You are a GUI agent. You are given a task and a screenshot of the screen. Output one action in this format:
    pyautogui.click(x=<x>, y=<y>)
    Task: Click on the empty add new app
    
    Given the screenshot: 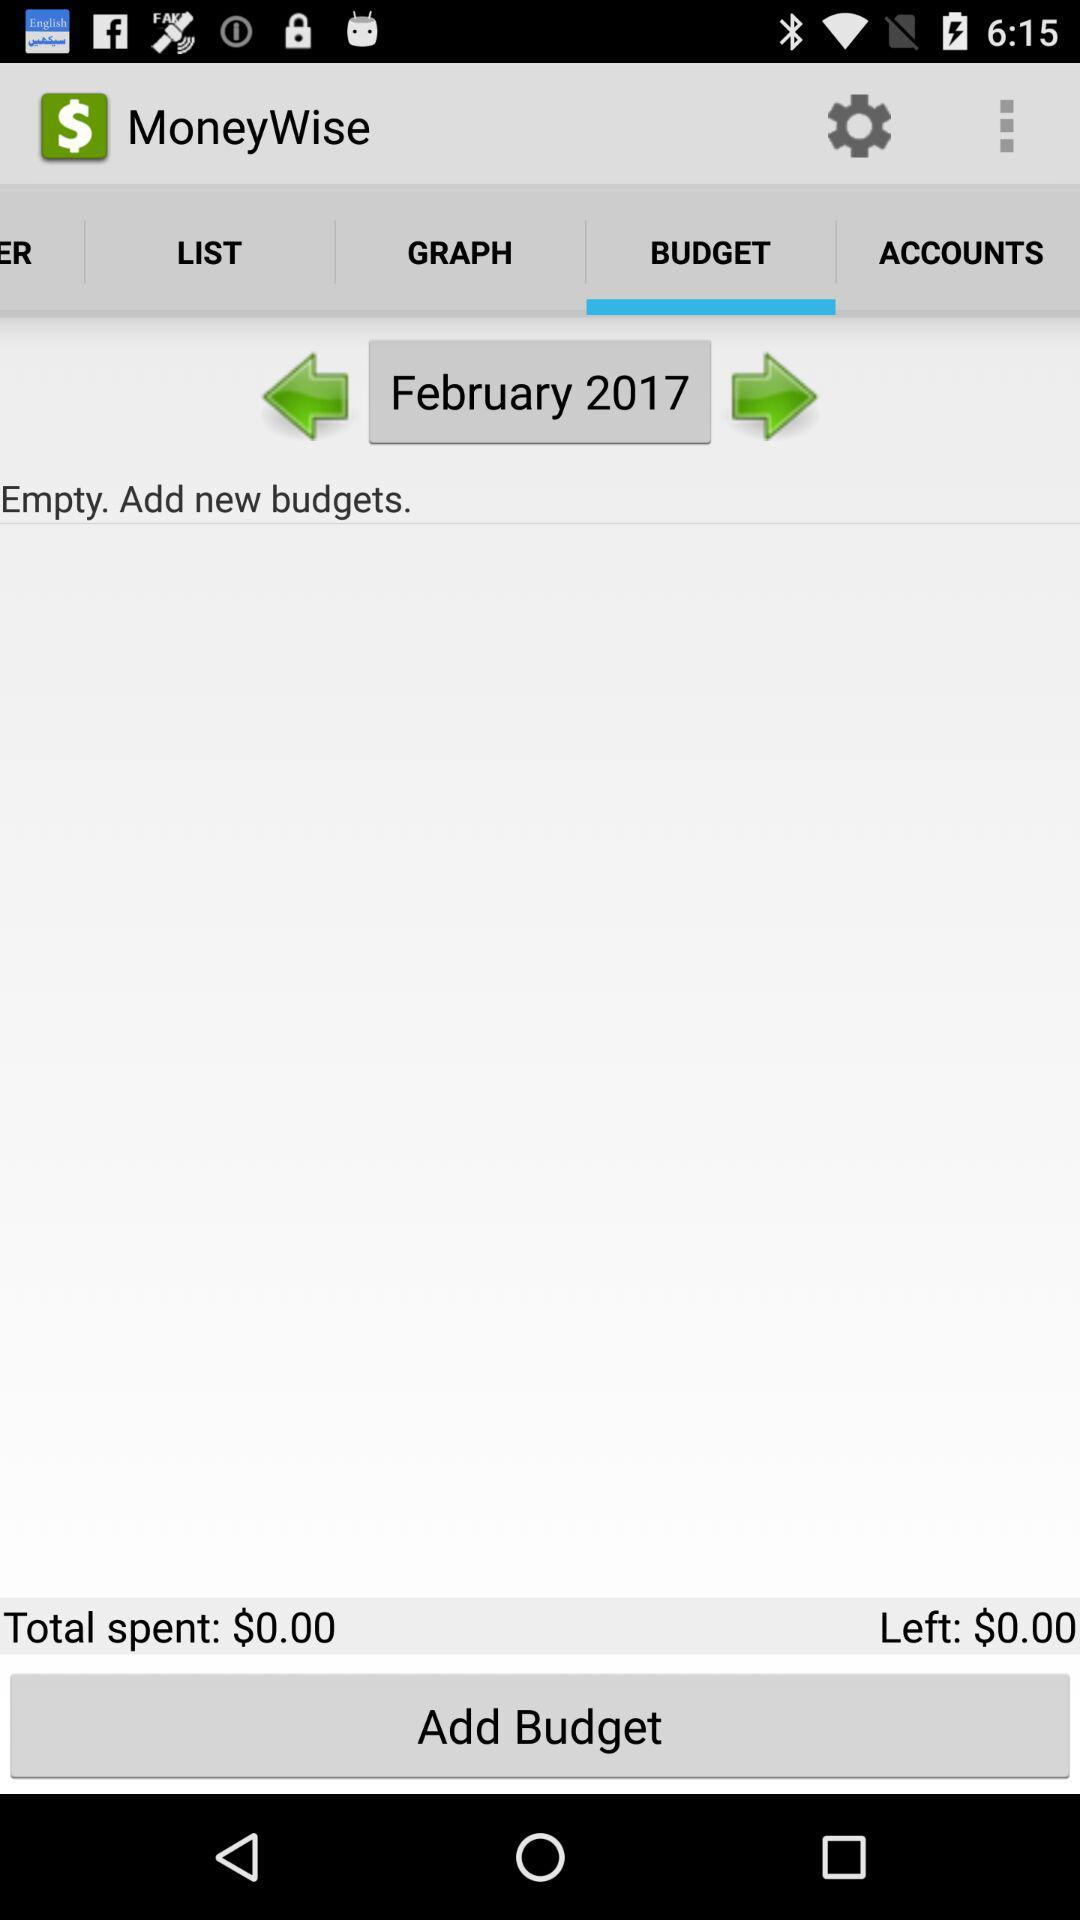 What is the action you would take?
    pyautogui.click(x=540, y=498)
    